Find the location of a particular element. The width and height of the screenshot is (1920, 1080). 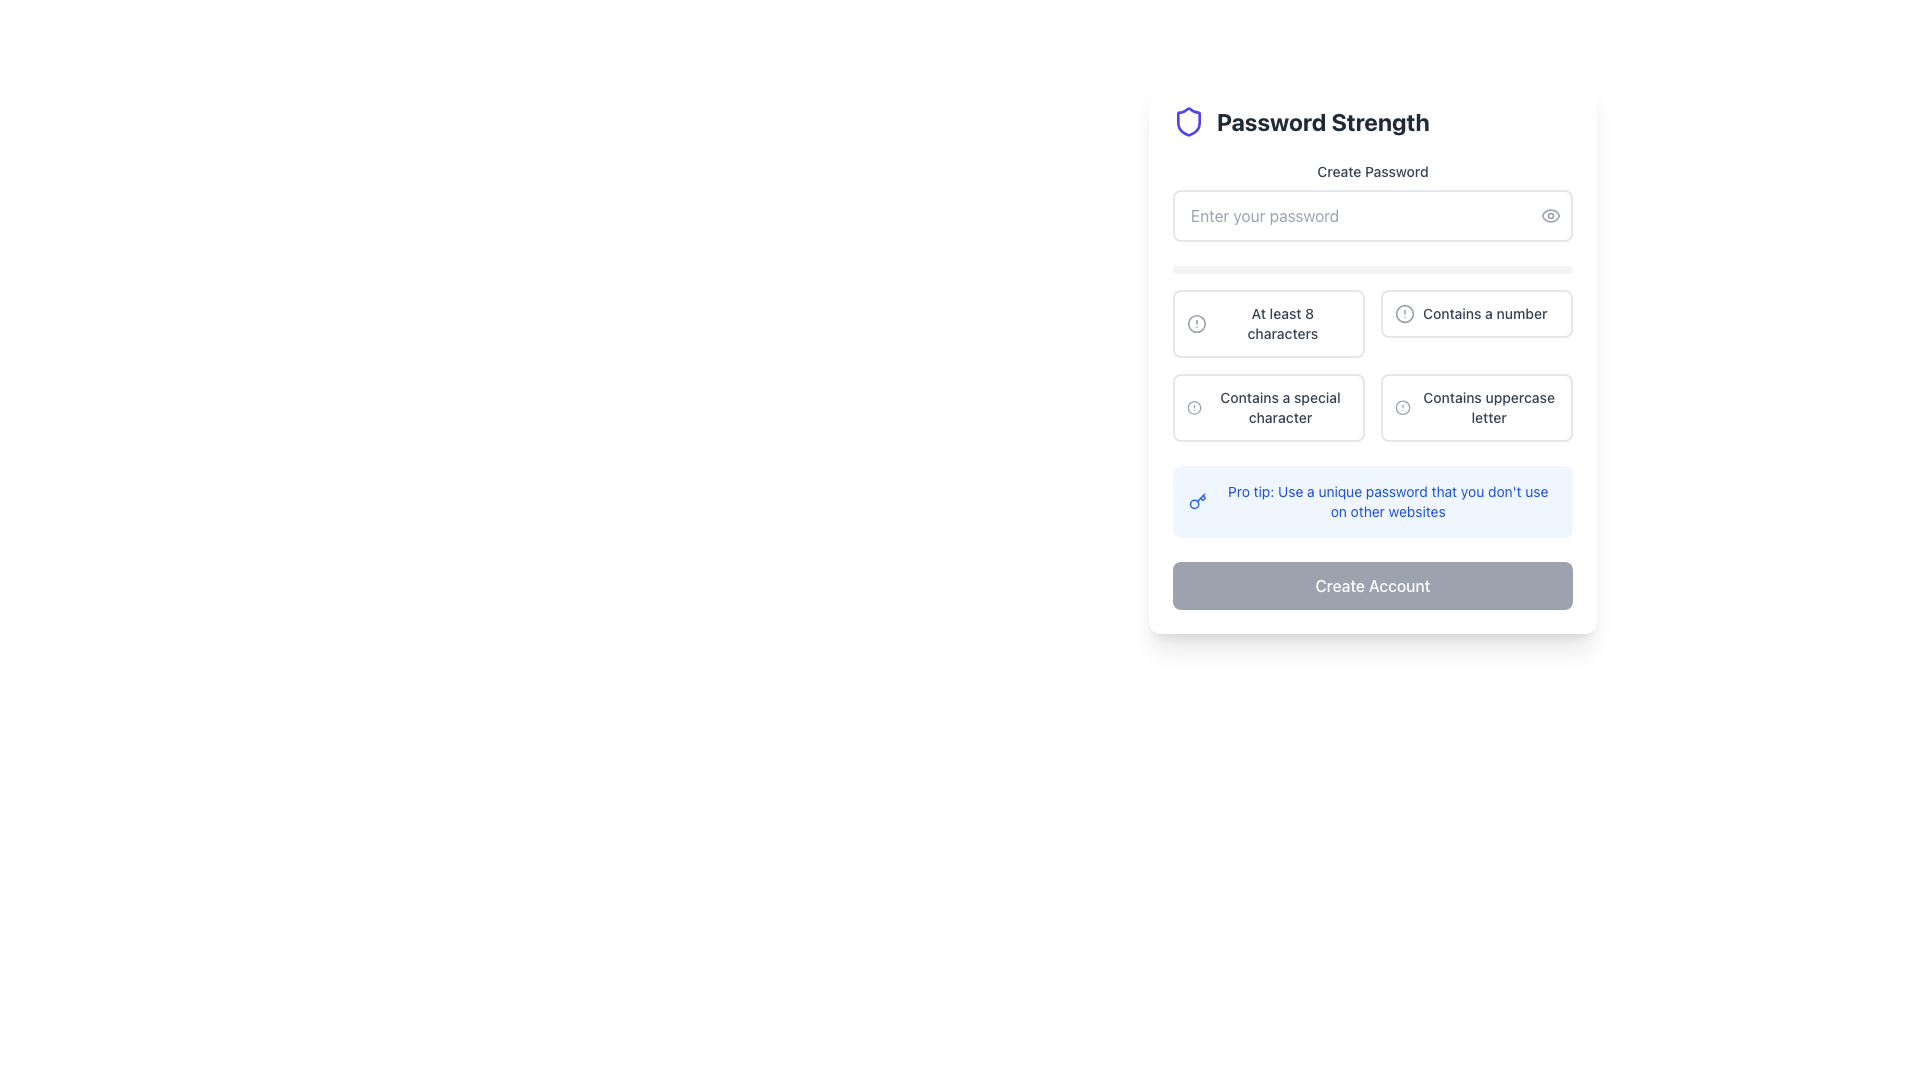

the informational label reading 'Contains a special character' in the password creation section is located at coordinates (1267, 407).